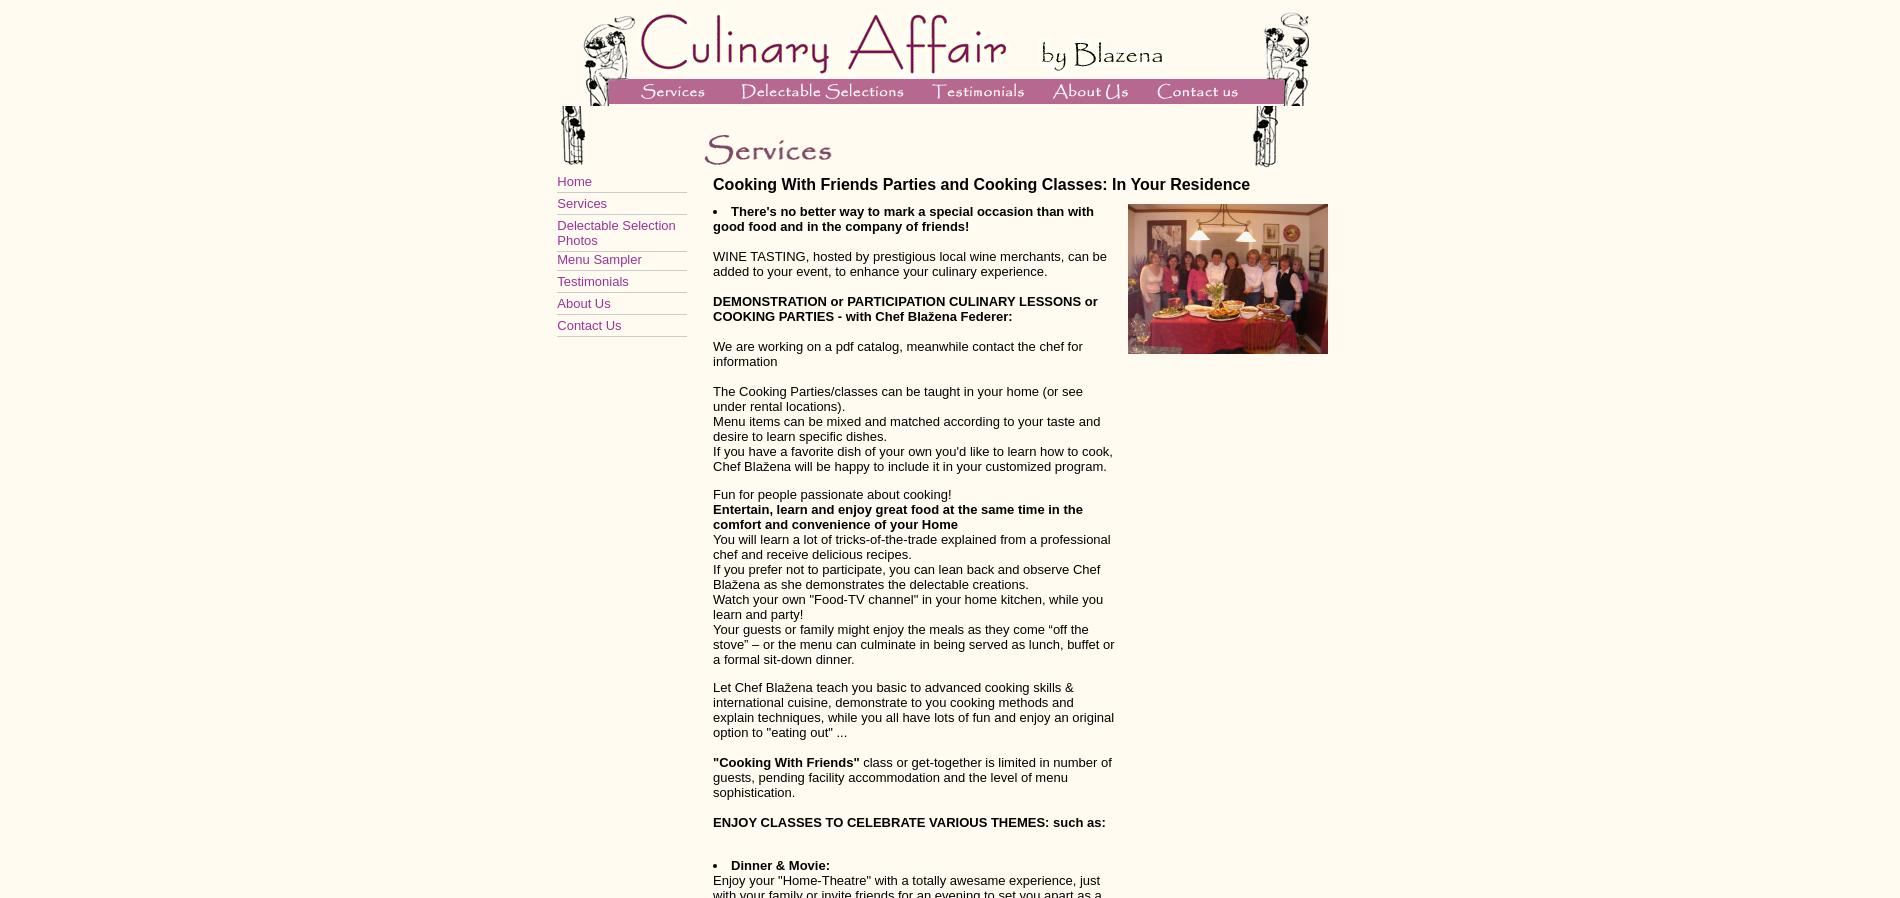  Describe the element at coordinates (581, 202) in the screenshot. I see `'Services'` at that location.